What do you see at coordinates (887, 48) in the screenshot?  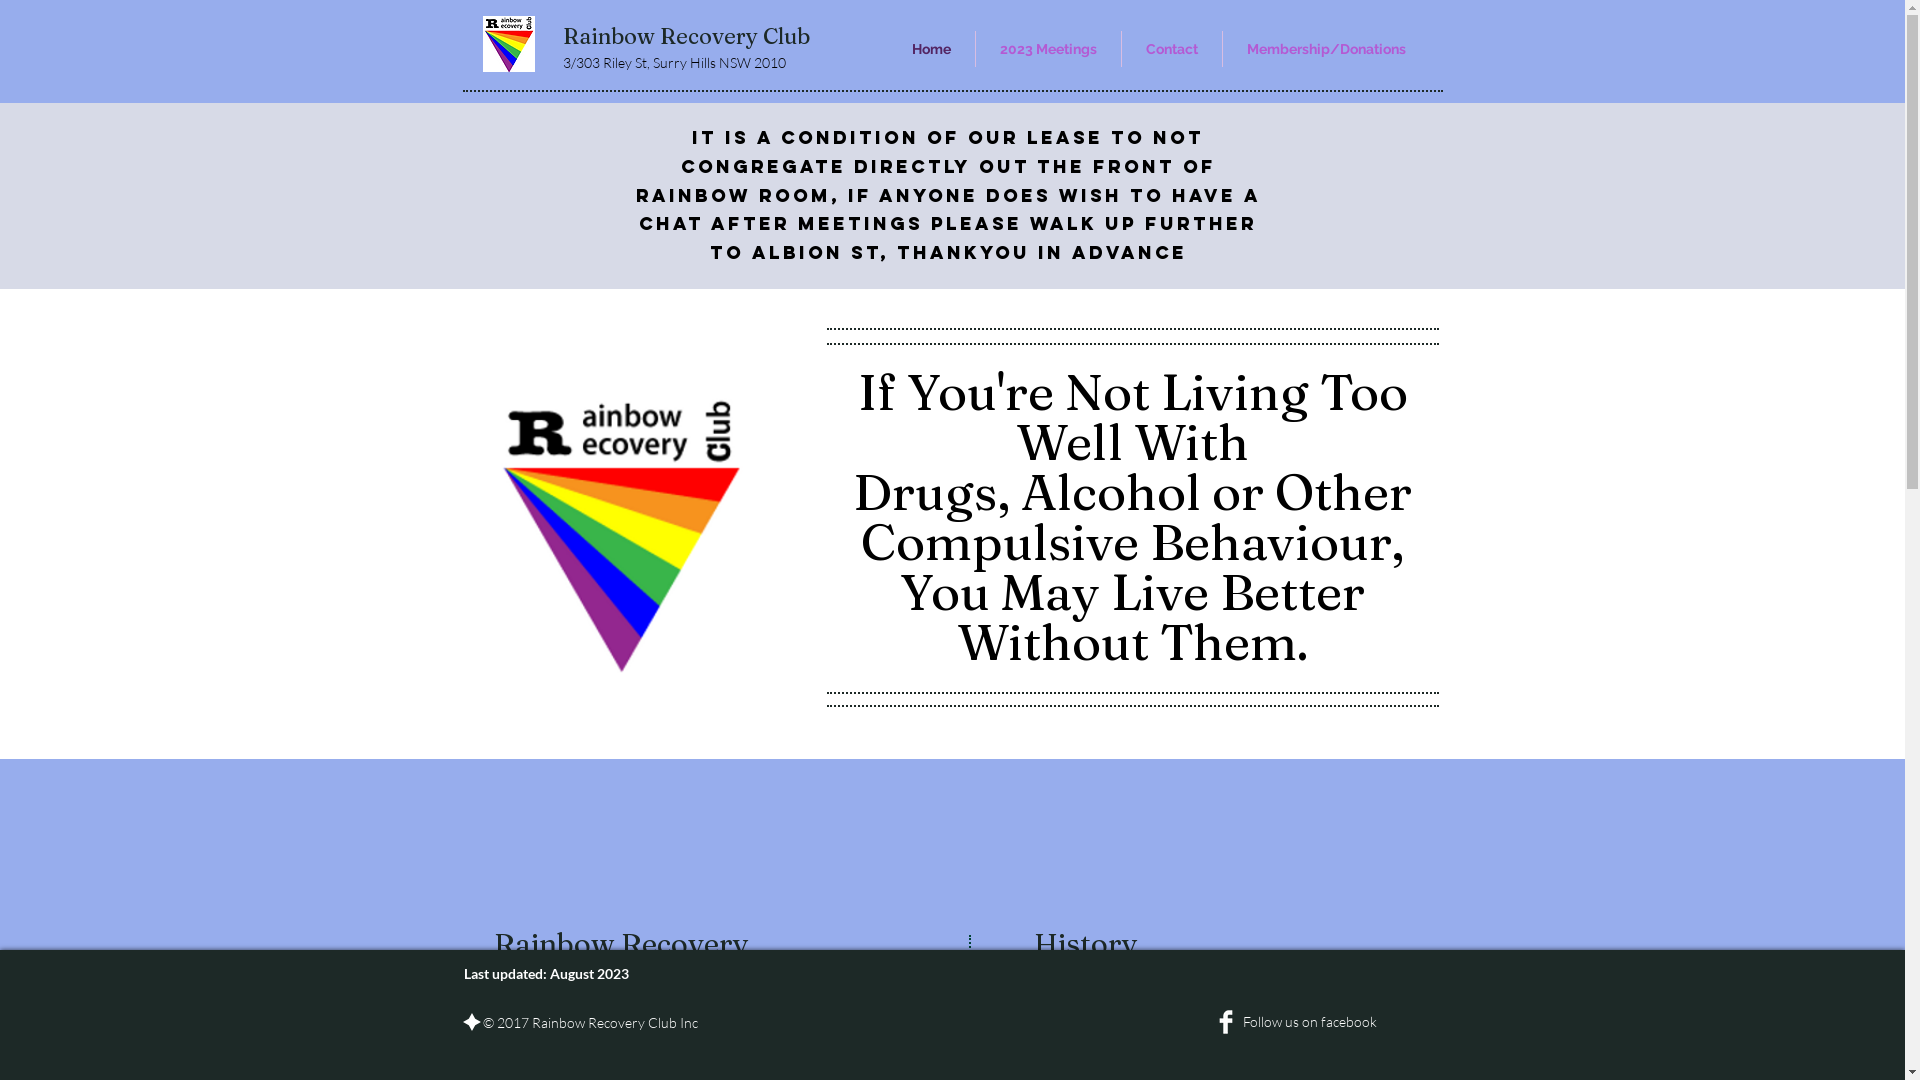 I see `'Home'` at bounding box center [887, 48].